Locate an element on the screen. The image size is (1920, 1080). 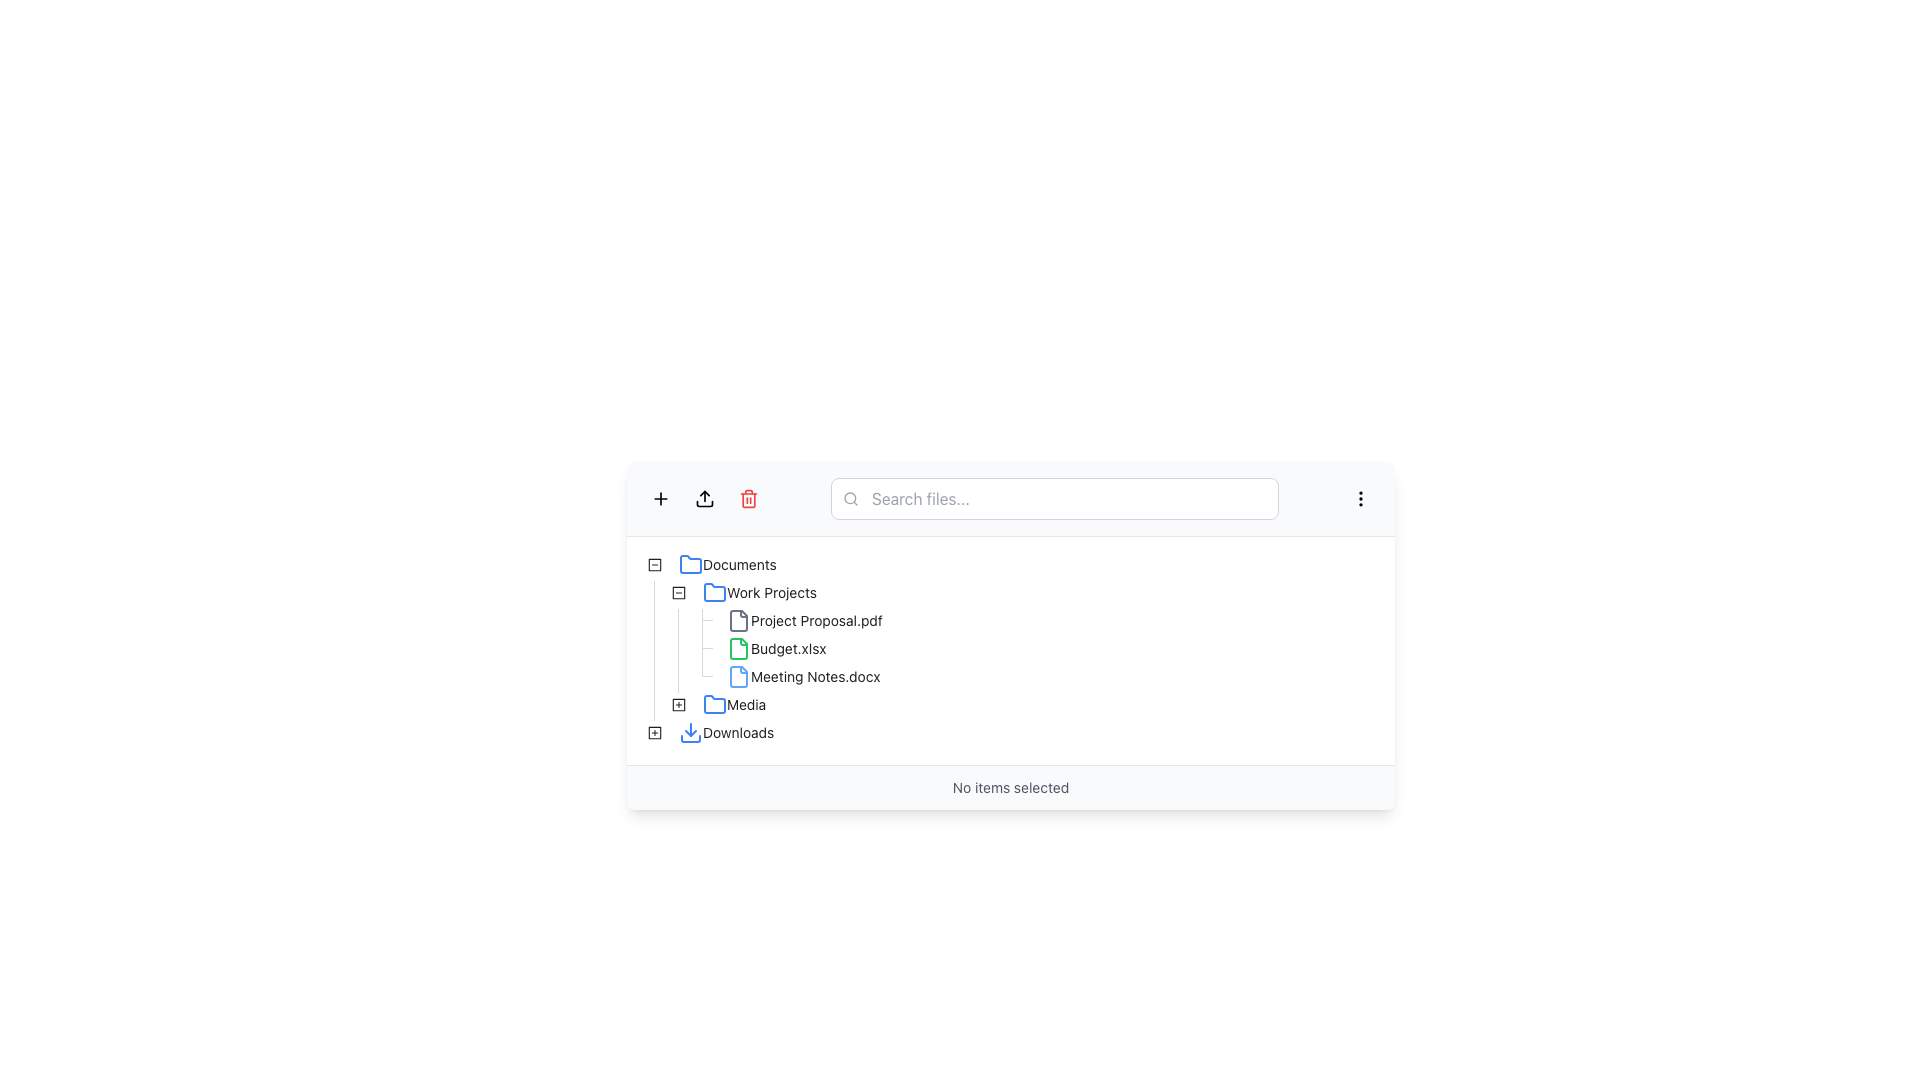
the 'Work Projects' folder node is located at coordinates (733, 592).